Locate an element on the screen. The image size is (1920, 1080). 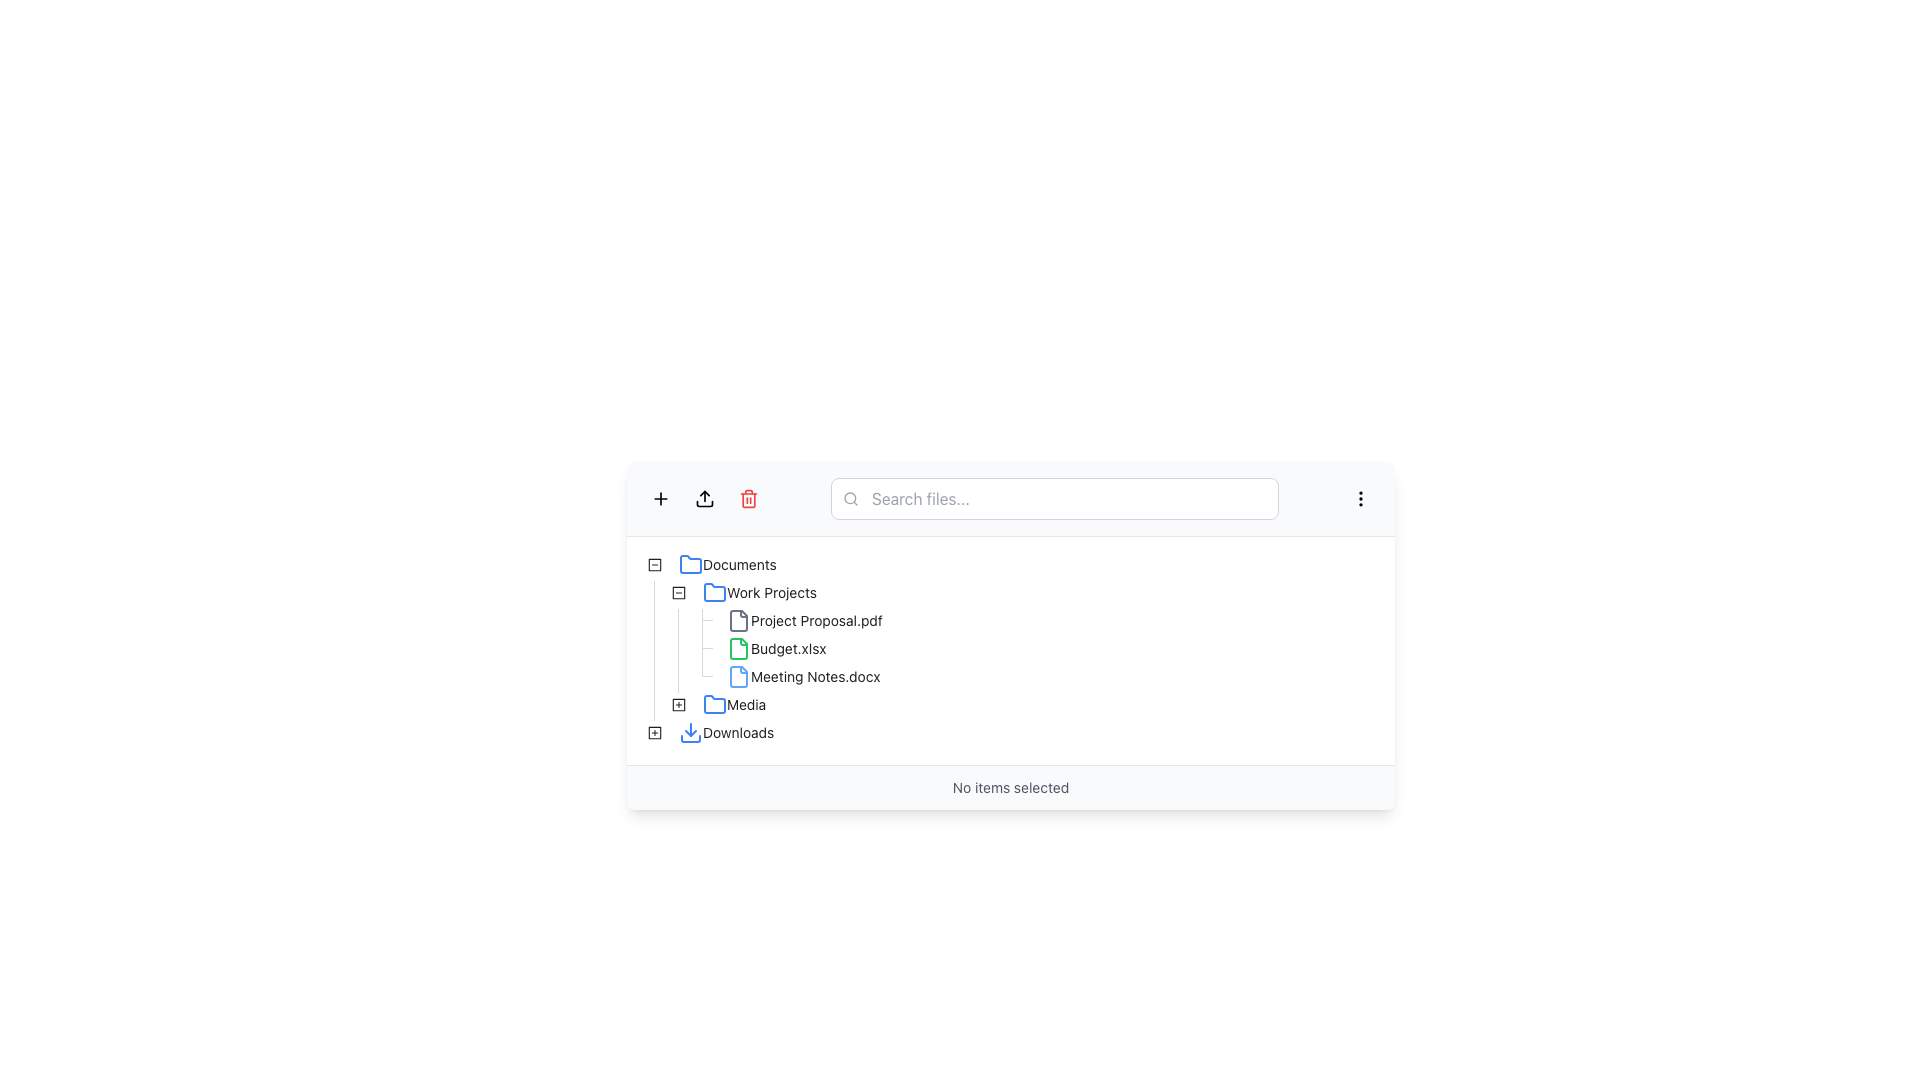
the 'Work Projects' folder node is located at coordinates (733, 592).